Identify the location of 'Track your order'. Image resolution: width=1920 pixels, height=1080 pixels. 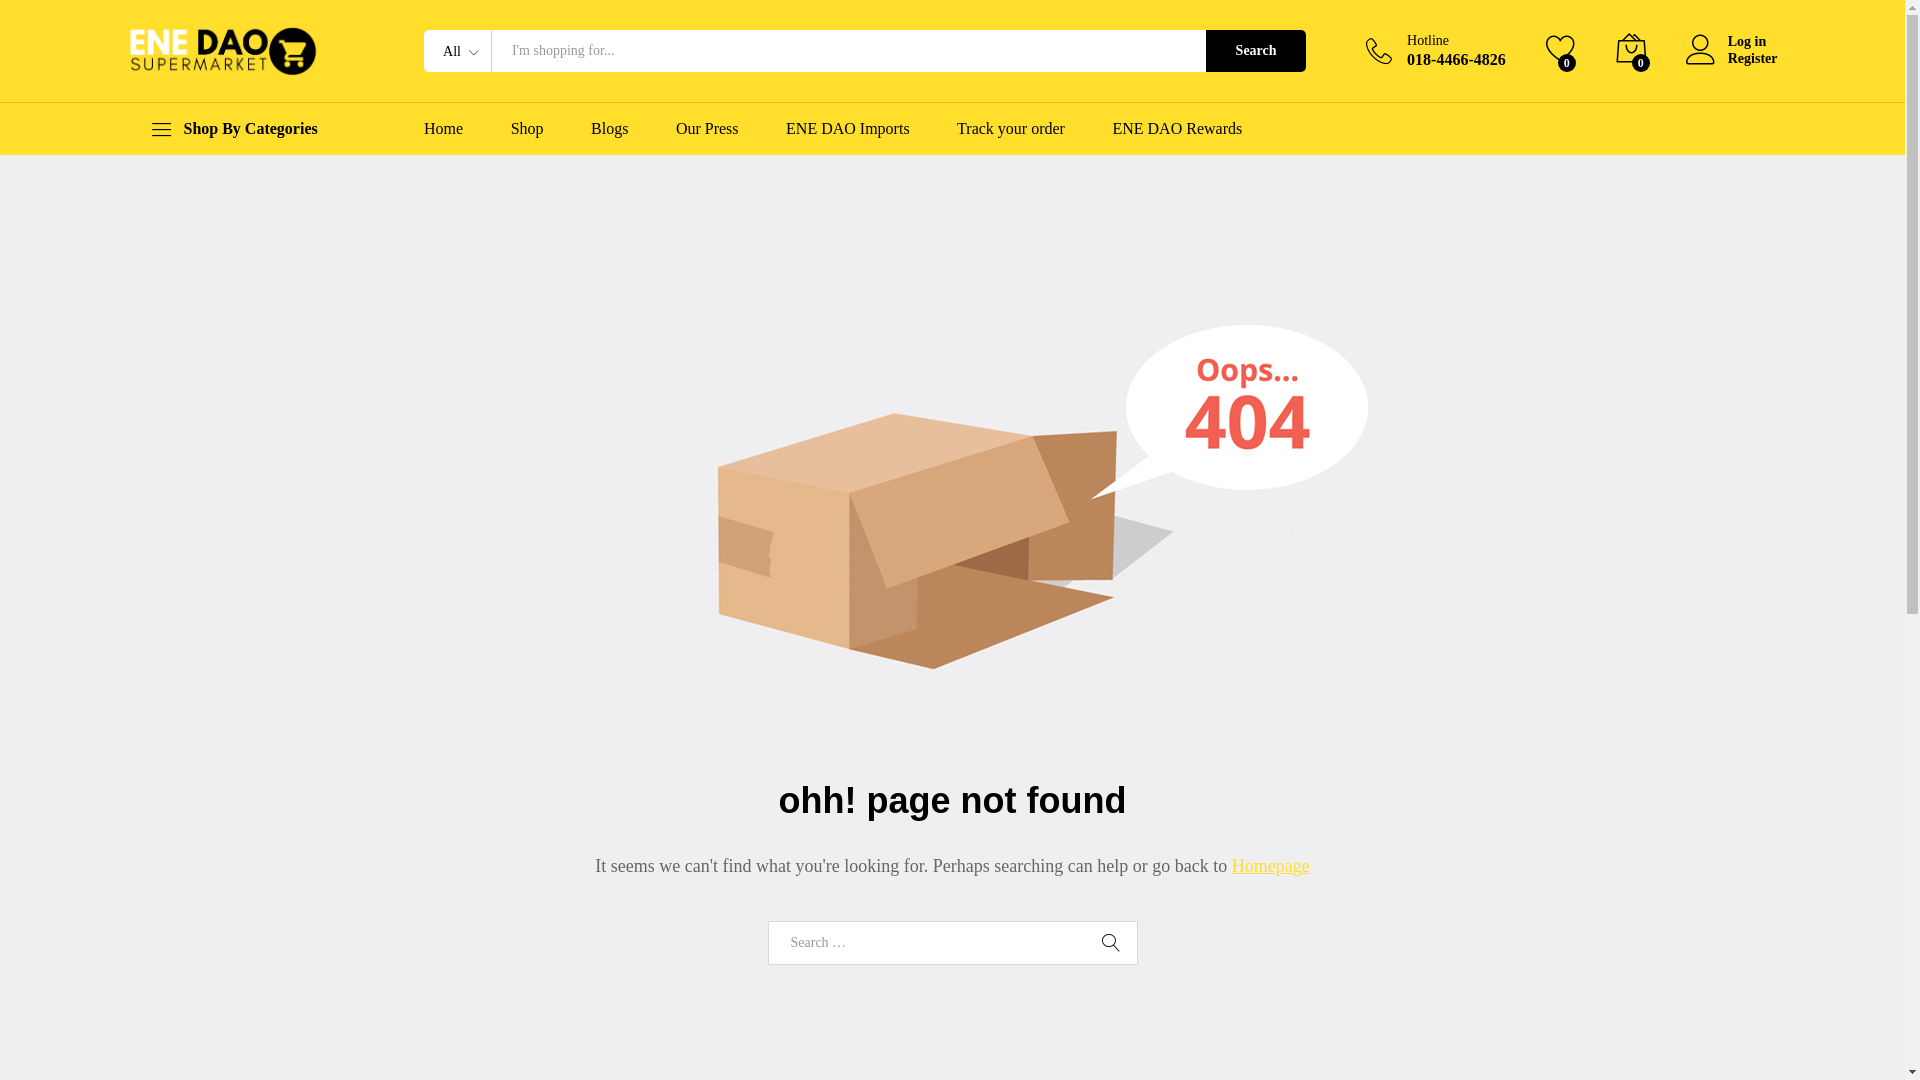
(1011, 128).